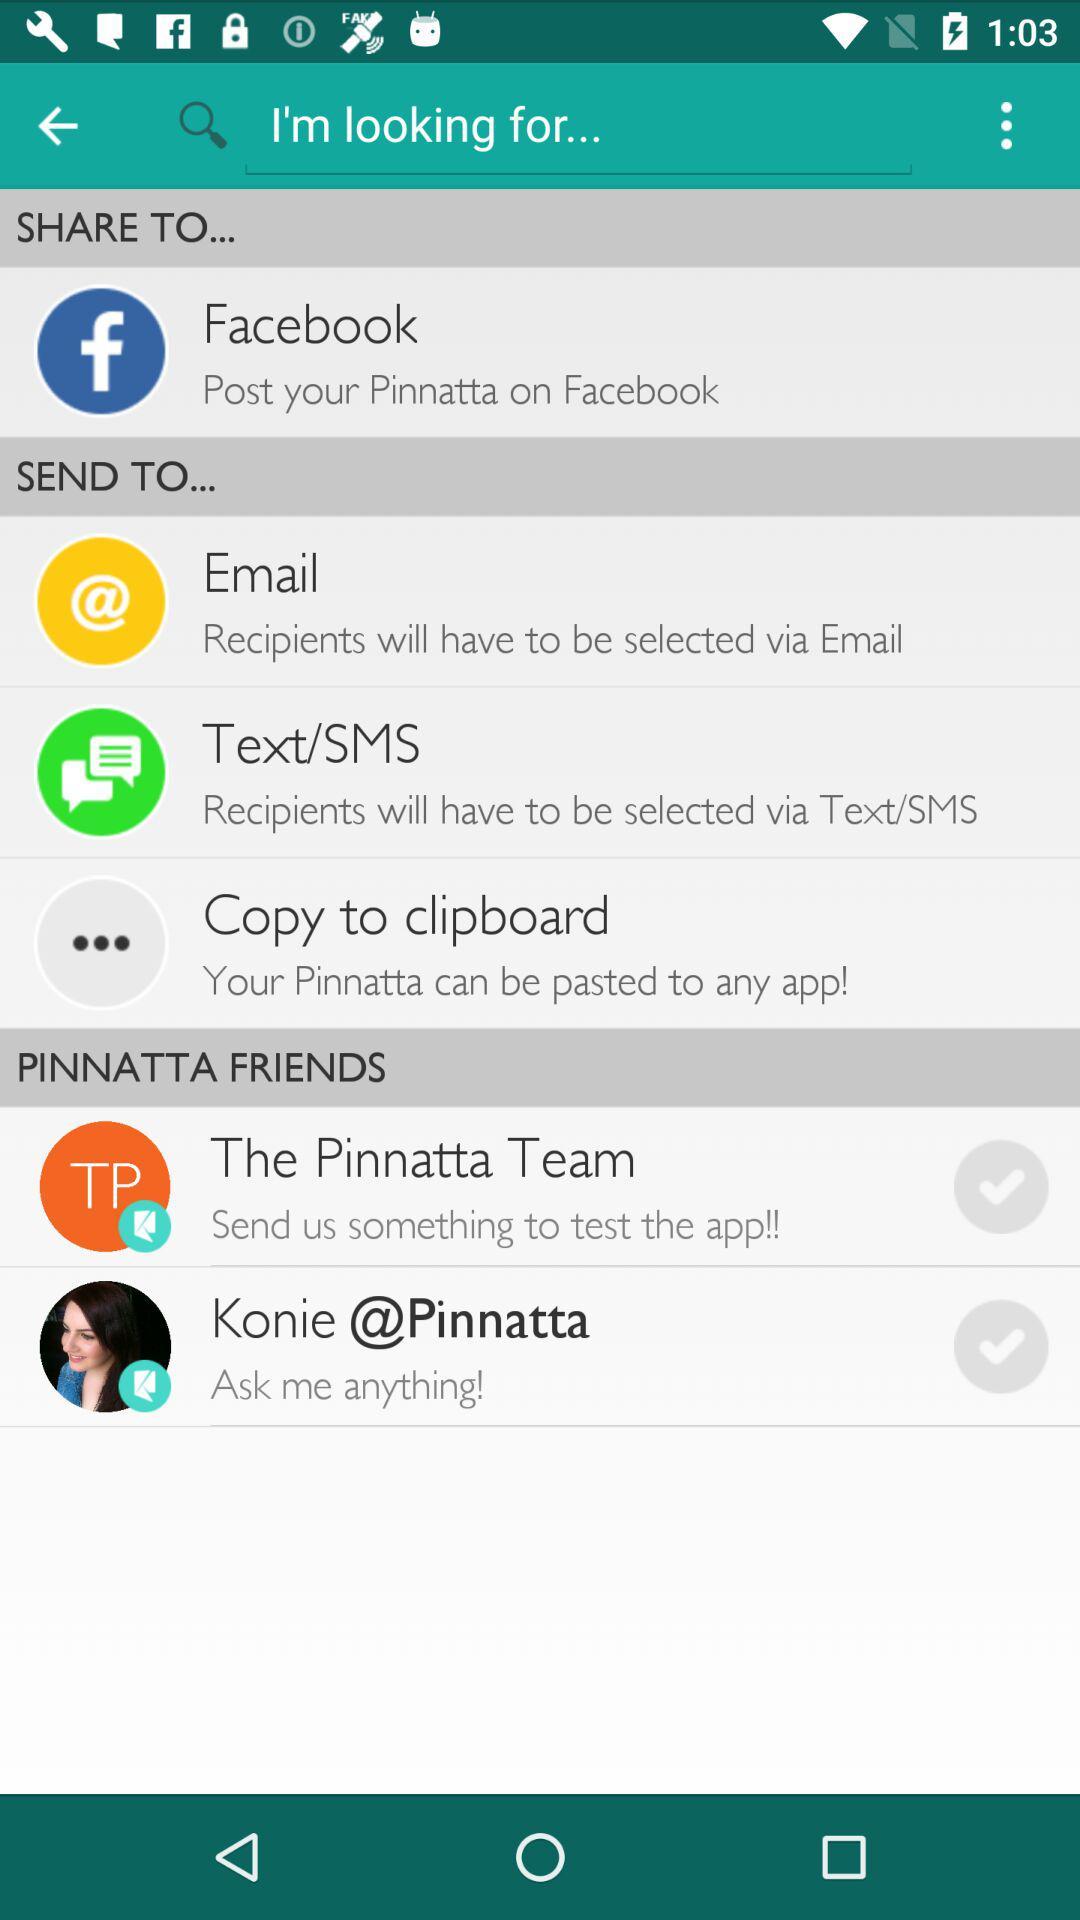 The height and width of the screenshot is (1920, 1080). Describe the element at coordinates (566, 1346) in the screenshot. I see `konie pinnatta ask app` at that location.